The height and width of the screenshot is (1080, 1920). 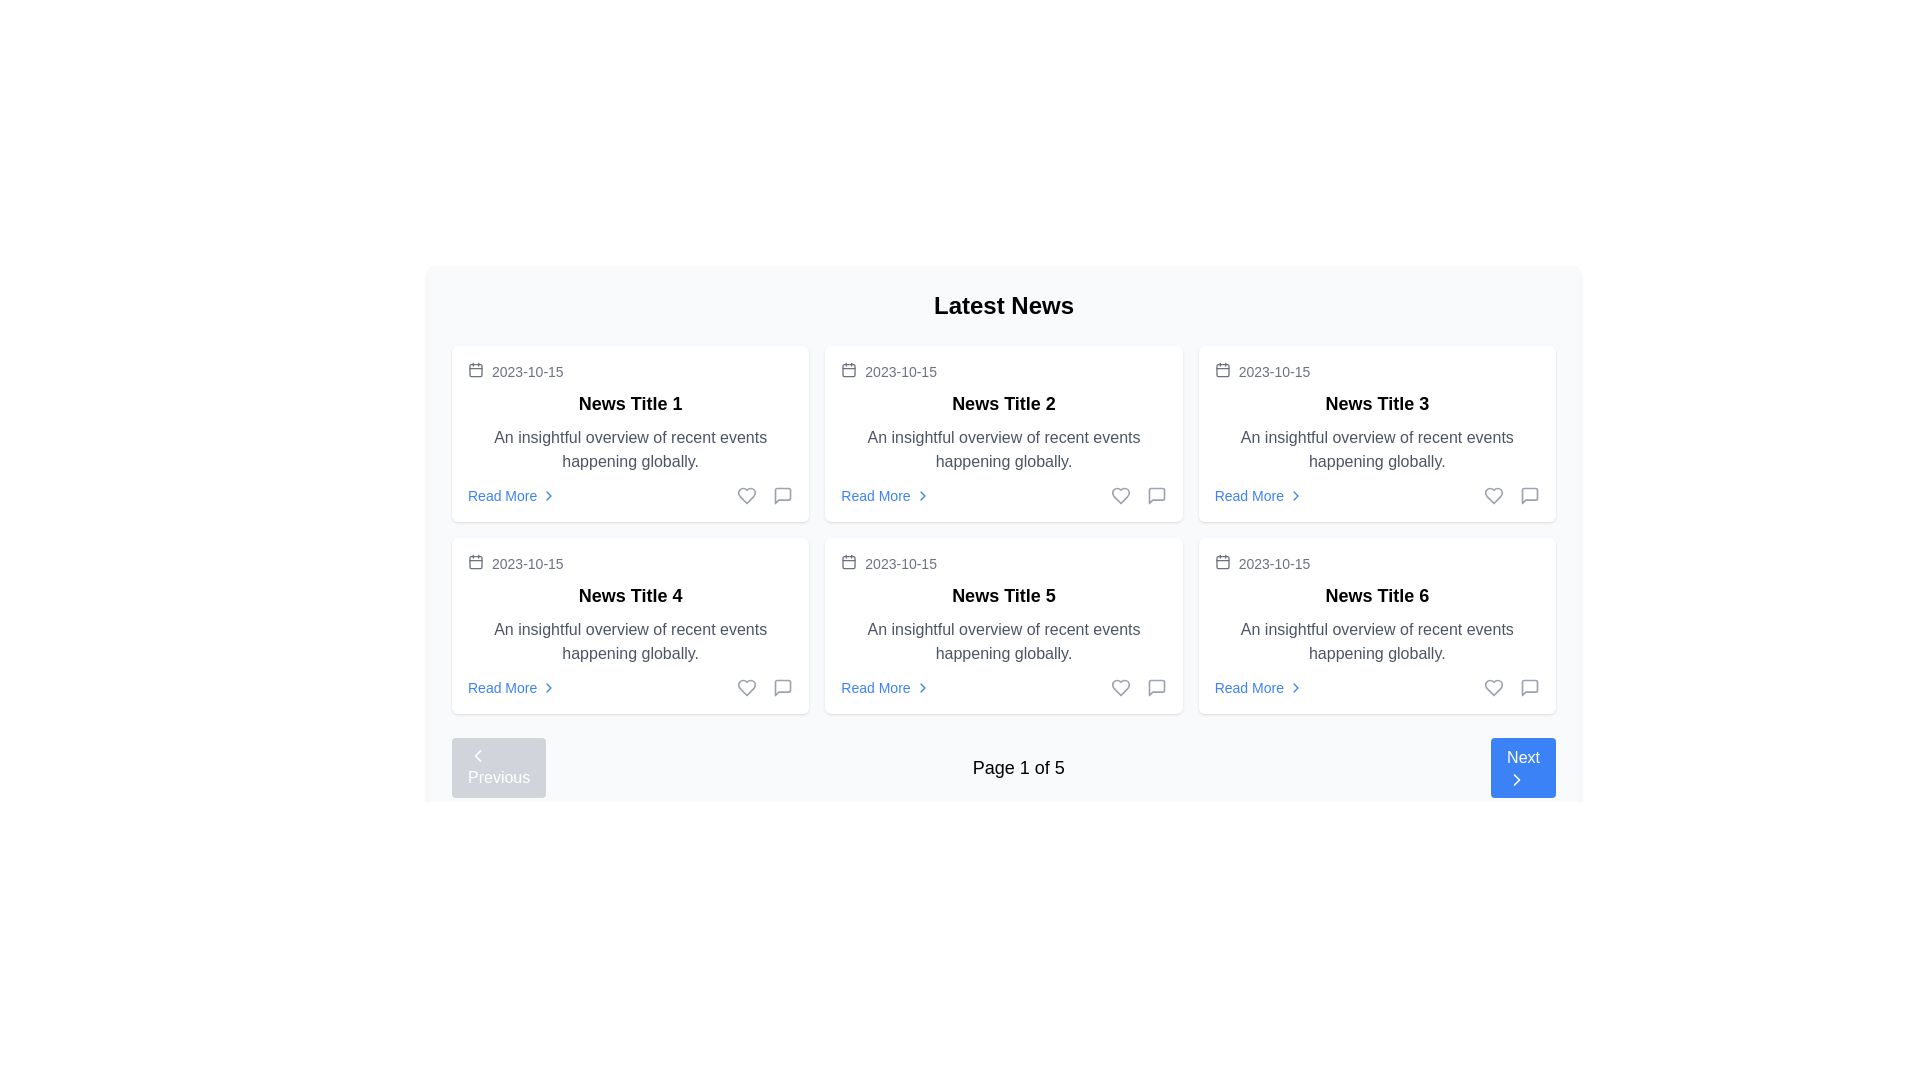 What do you see at coordinates (1003, 433) in the screenshot?
I see `the second News Card in the three-column grid for accessibility navigation` at bounding box center [1003, 433].